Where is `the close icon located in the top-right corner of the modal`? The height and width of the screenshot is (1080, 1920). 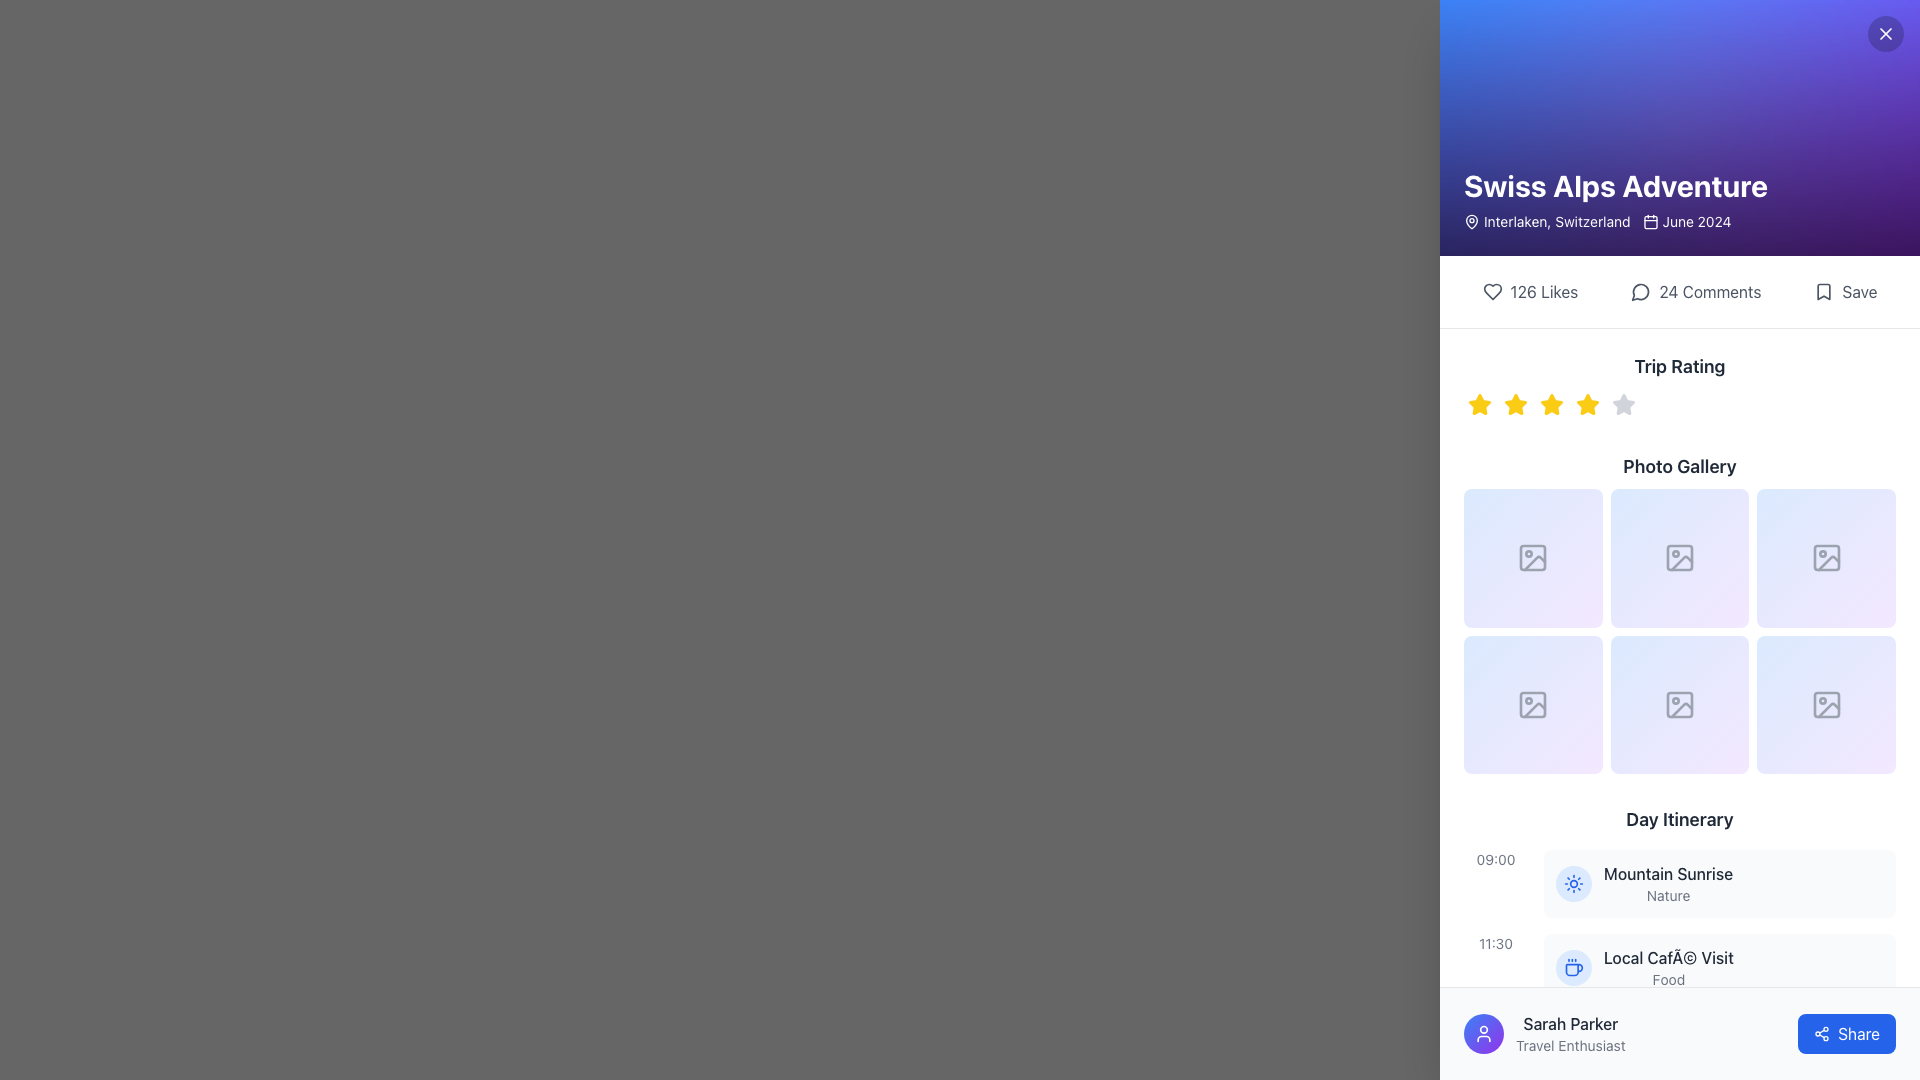 the close icon located in the top-right corner of the modal is located at coordinates (1885, 34).